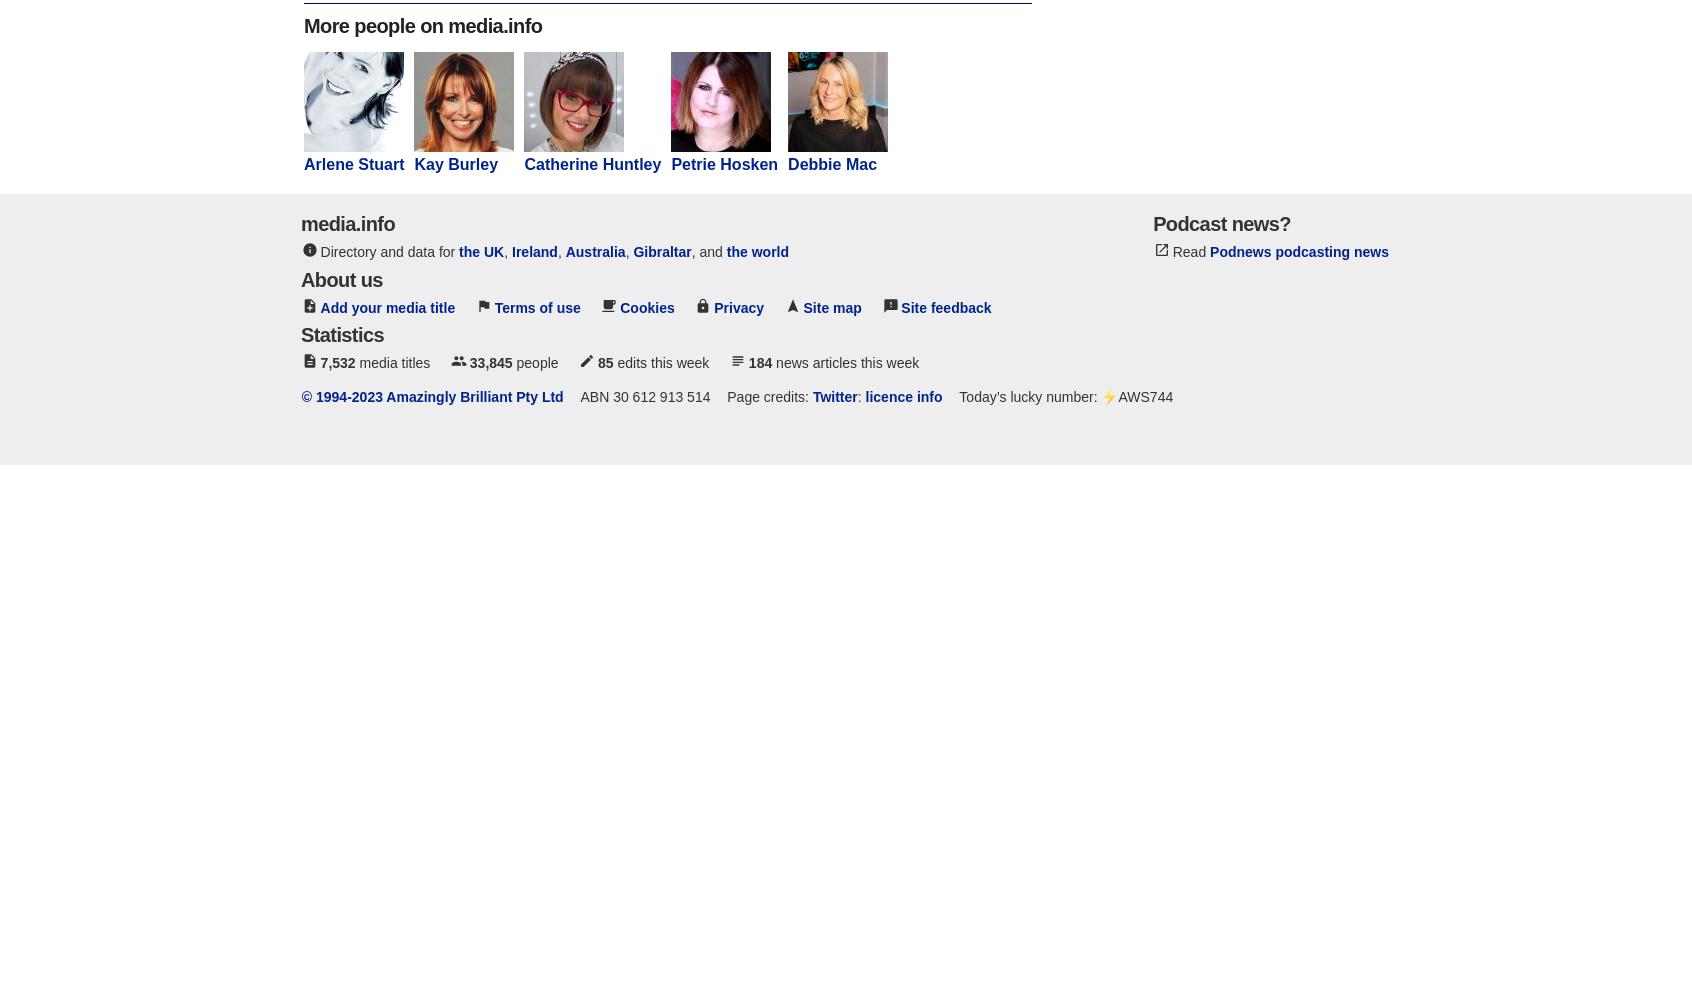 The height and width of the screenshot is (1000, 1692). Describe the element at coordinates (662, 251) in the screenshot. I see `'Gibraltar'` at that location.